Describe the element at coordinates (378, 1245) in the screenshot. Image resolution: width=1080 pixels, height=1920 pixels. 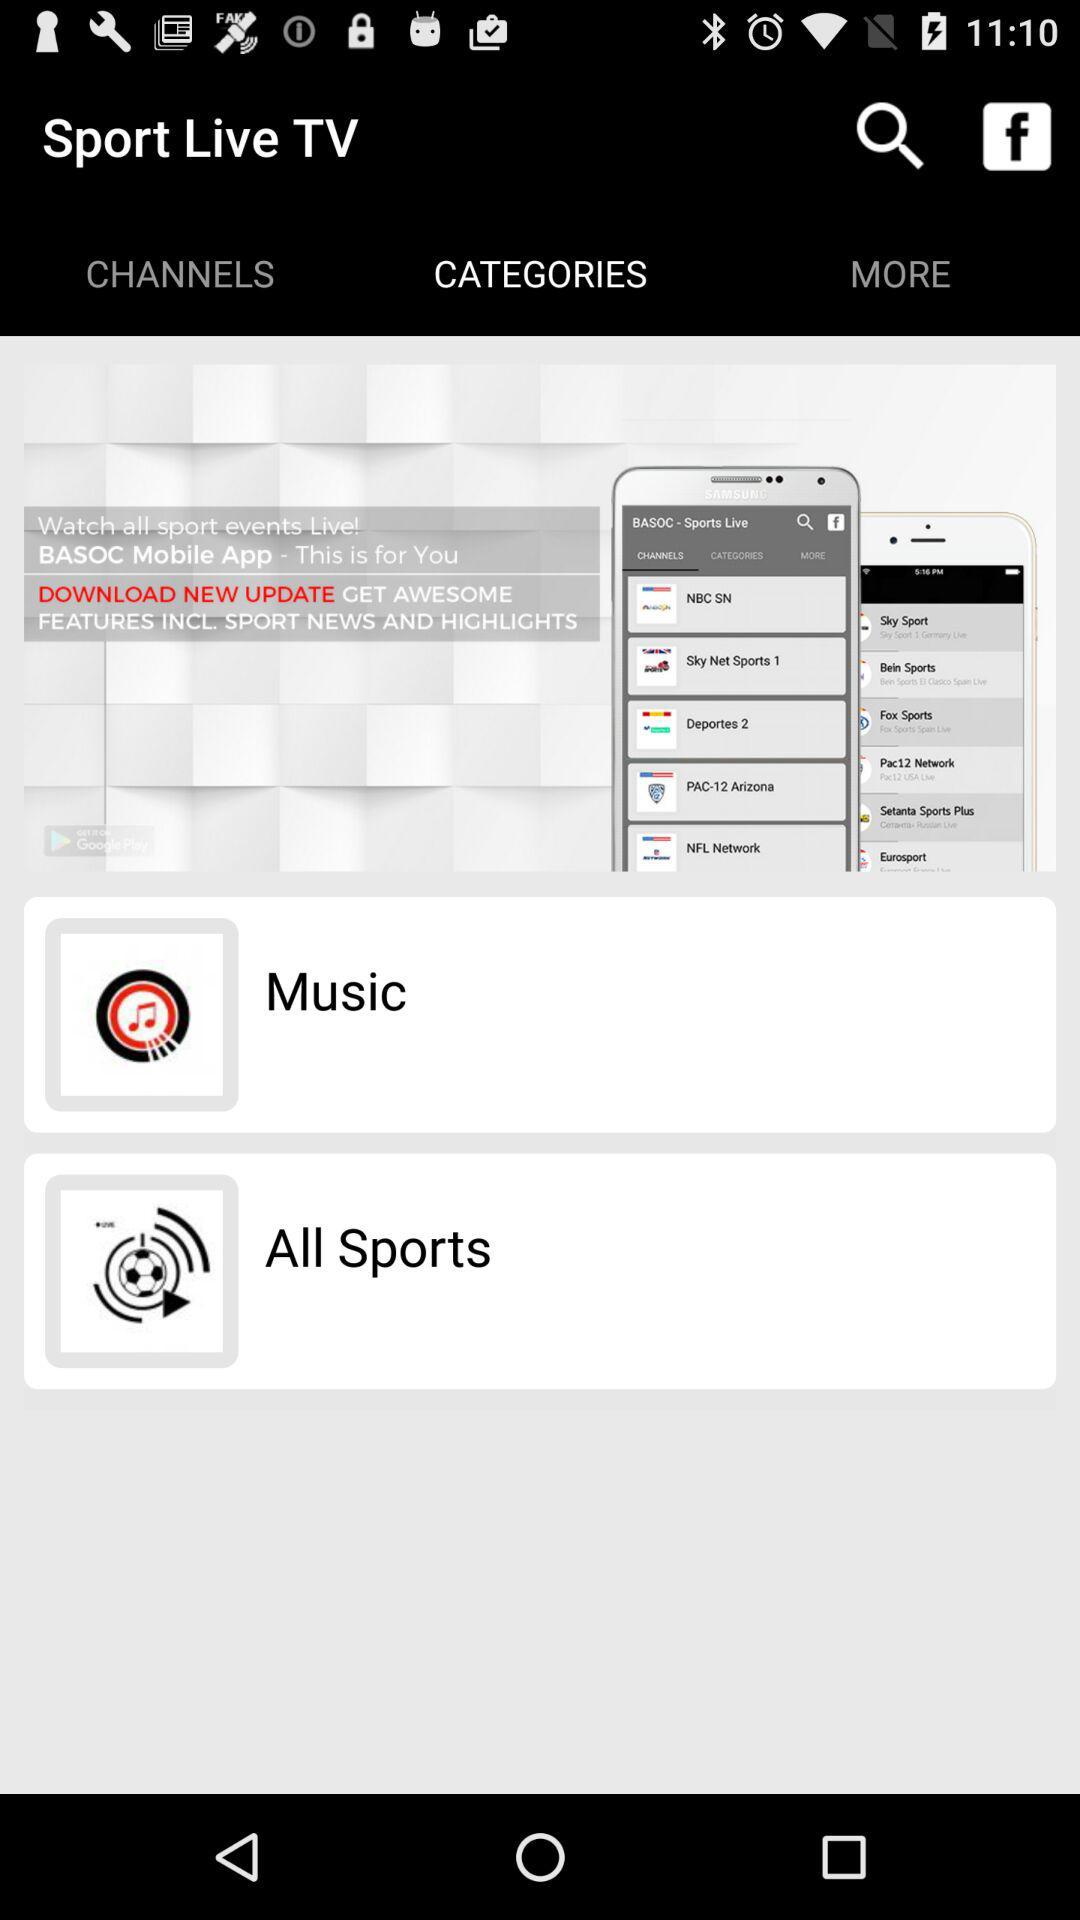
I see `the item below the music` at that location.